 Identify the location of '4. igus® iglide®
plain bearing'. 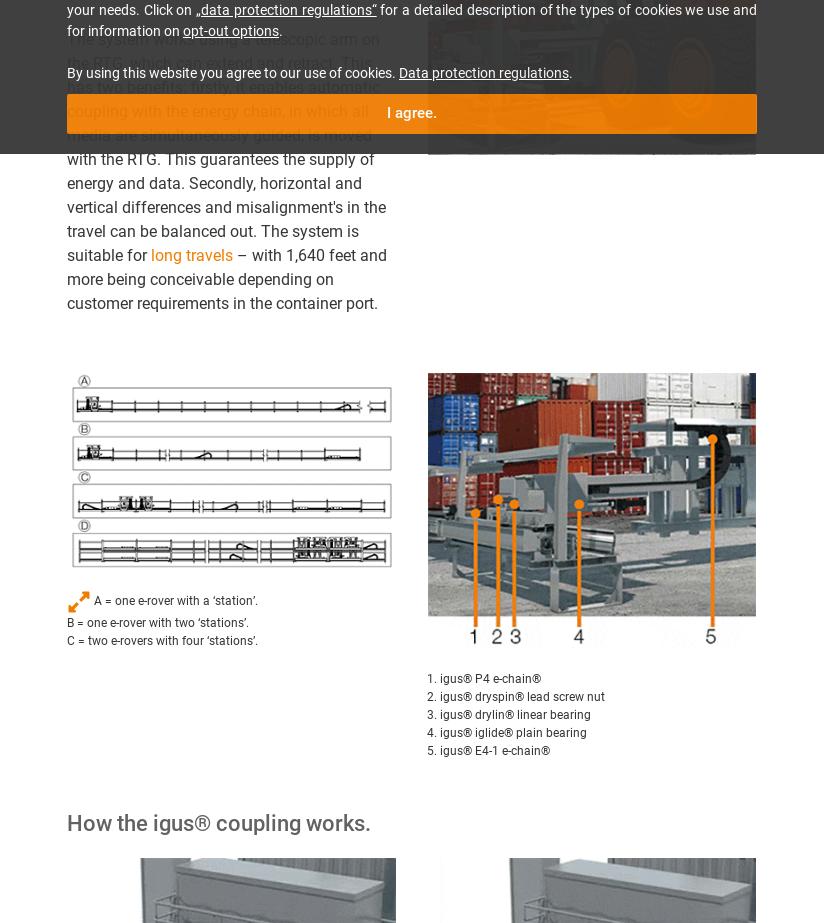
(506, 731).